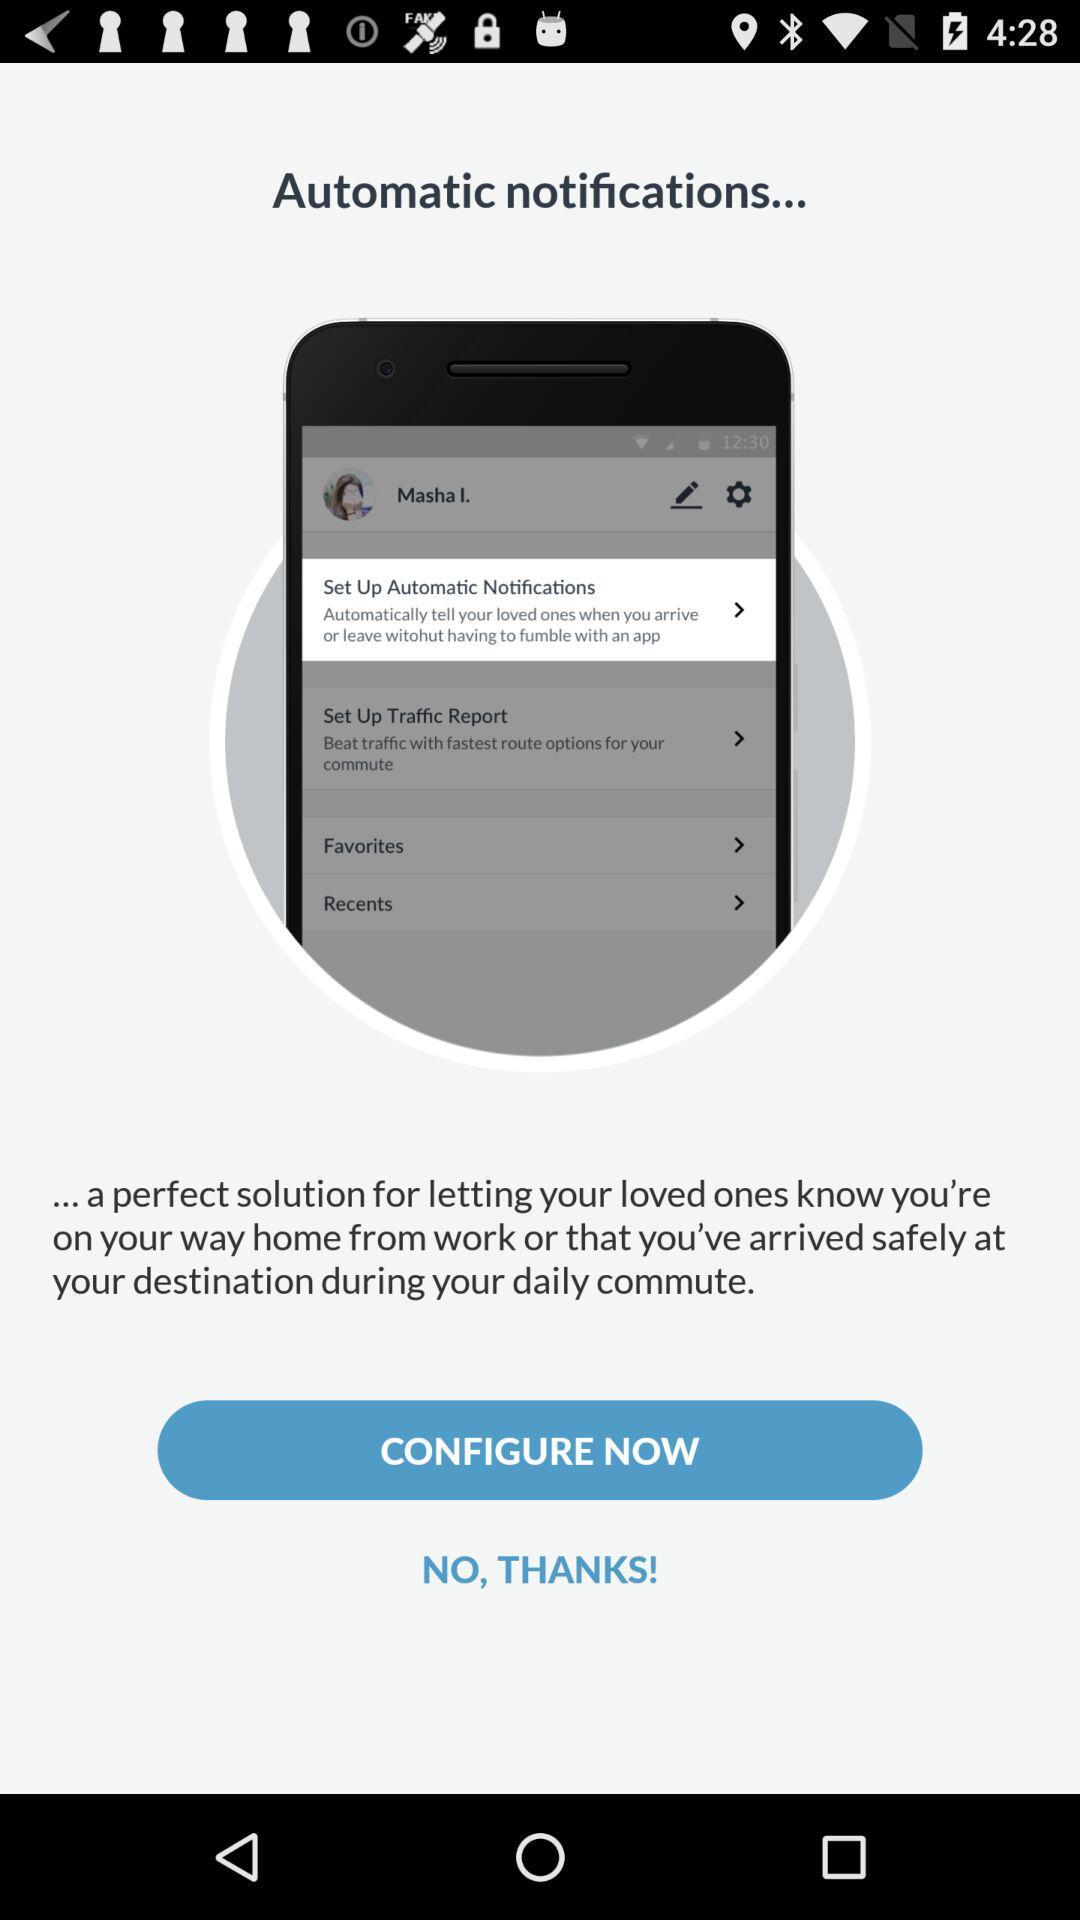 This screenshot has height=1920, width=1080. What do you see at coordinates (540, 1450) in the screenshot?
I see `the configure now icon` at bounding box center [540, 1450].